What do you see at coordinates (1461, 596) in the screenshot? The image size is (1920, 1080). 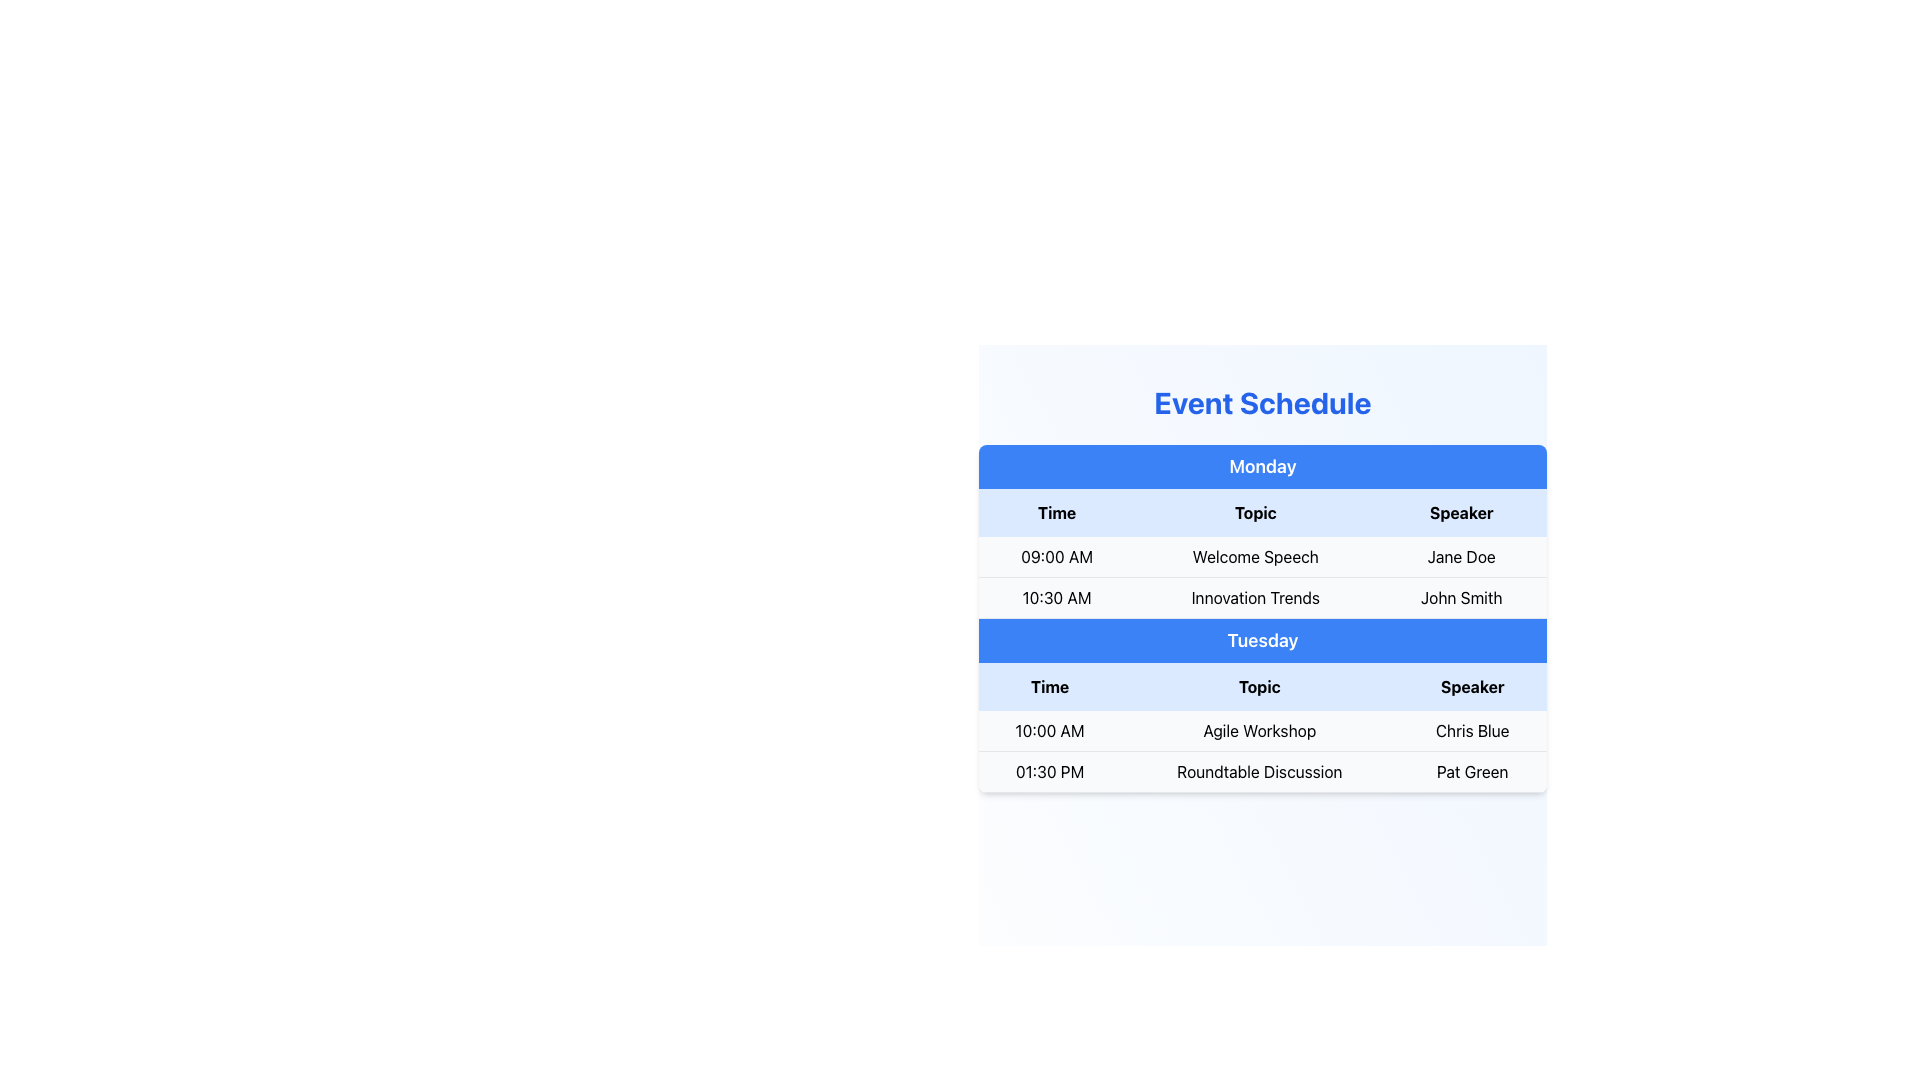 I see `static text label 'John Smith' located in the 'Speaker' column under the '10:30 AM' timing for the 'Innovation Trends' topic` at bounding box center [1461, 596].